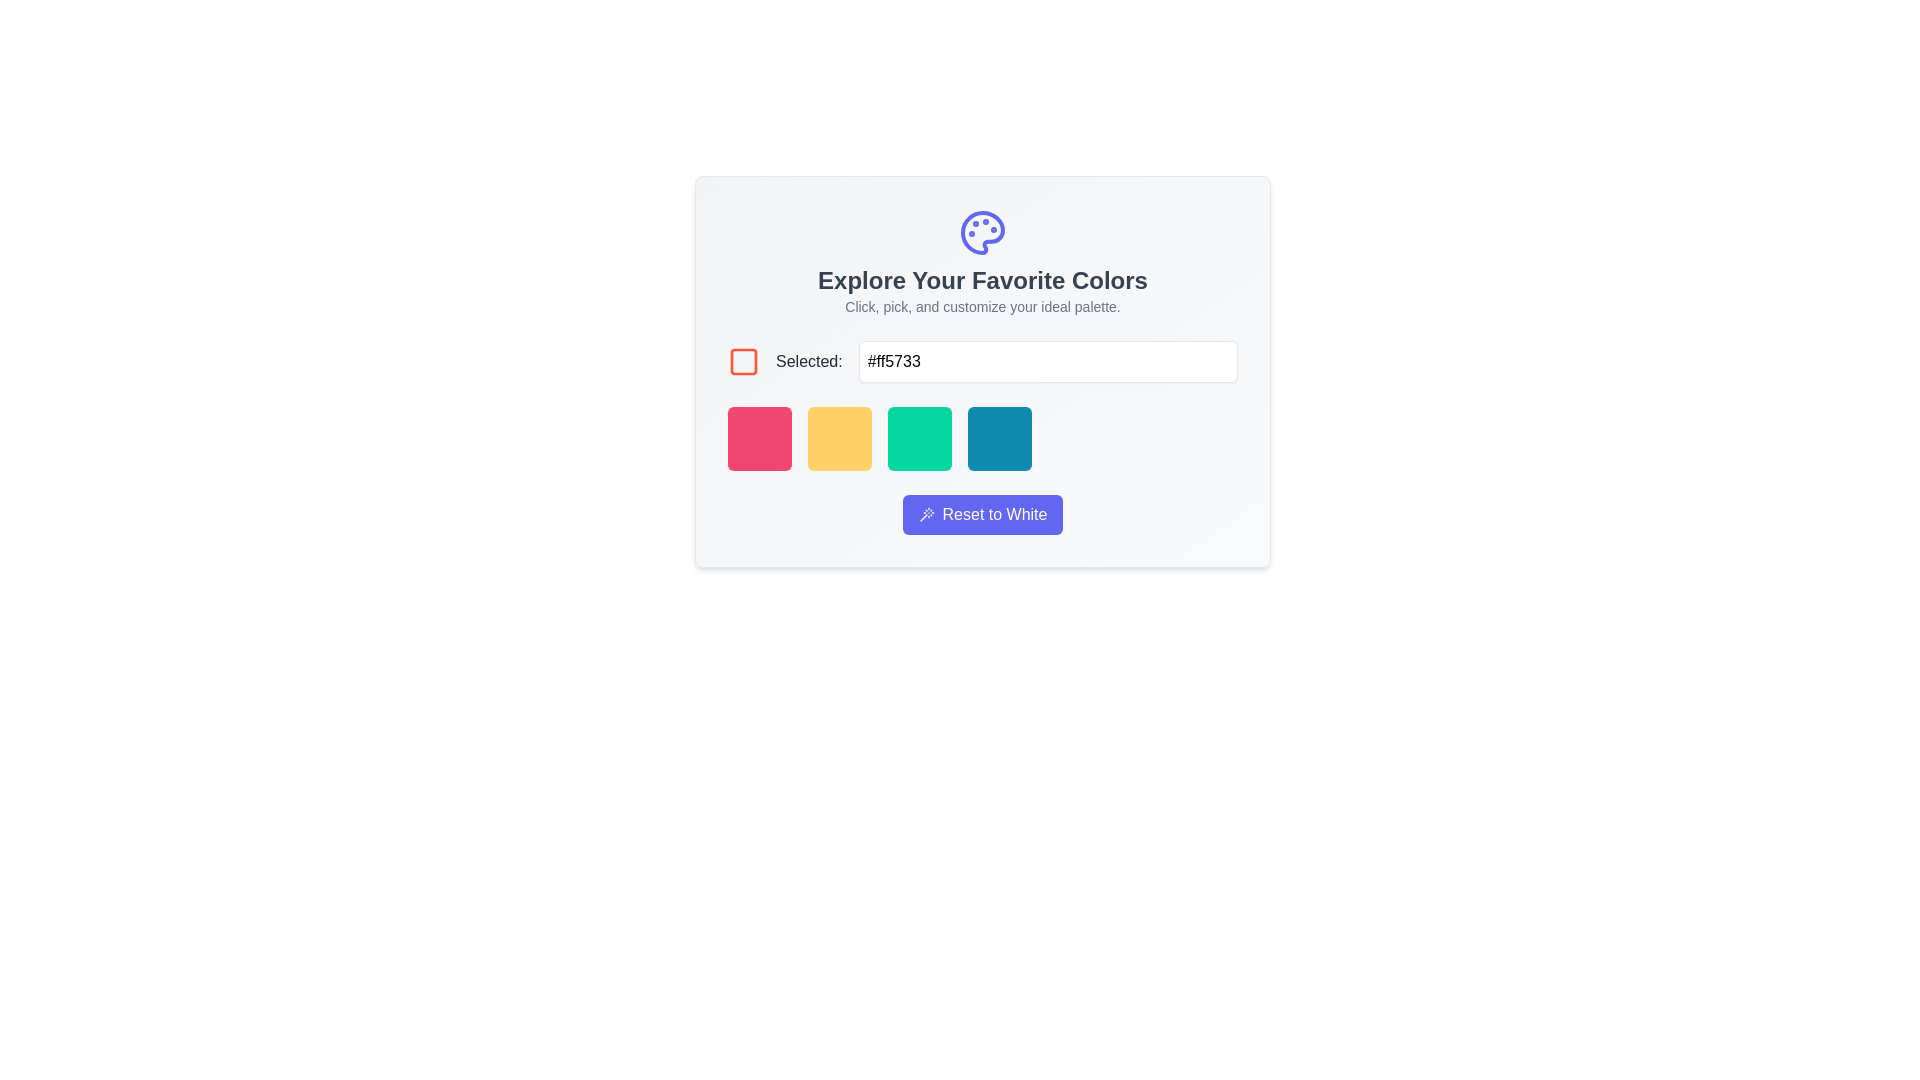 The height and width of the screenshot is (1080, 1920). Describe the element at coordinates (919, 438) in the screenshot. I see `the green button with rounded corners, which is the third button in a horizontal row of four buttons` at that location.